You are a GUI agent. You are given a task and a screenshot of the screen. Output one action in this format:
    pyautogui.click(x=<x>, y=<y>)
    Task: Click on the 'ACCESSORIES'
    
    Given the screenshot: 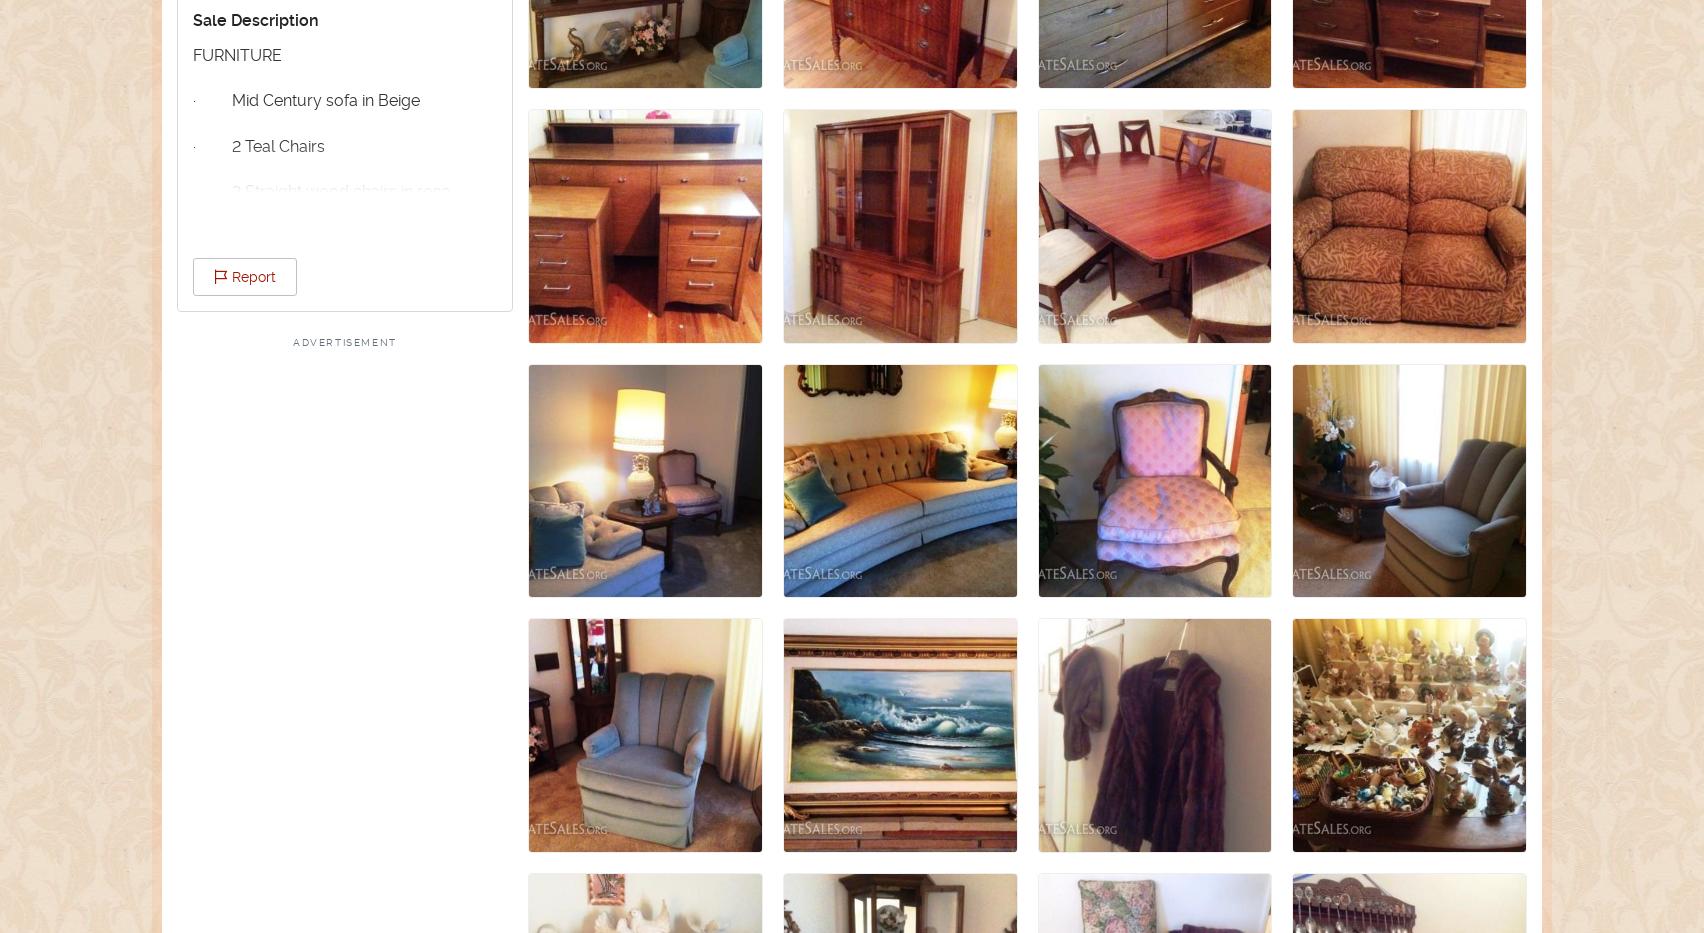 What is the action you would take?
    pyautogui.click(x=246, y=678)
    